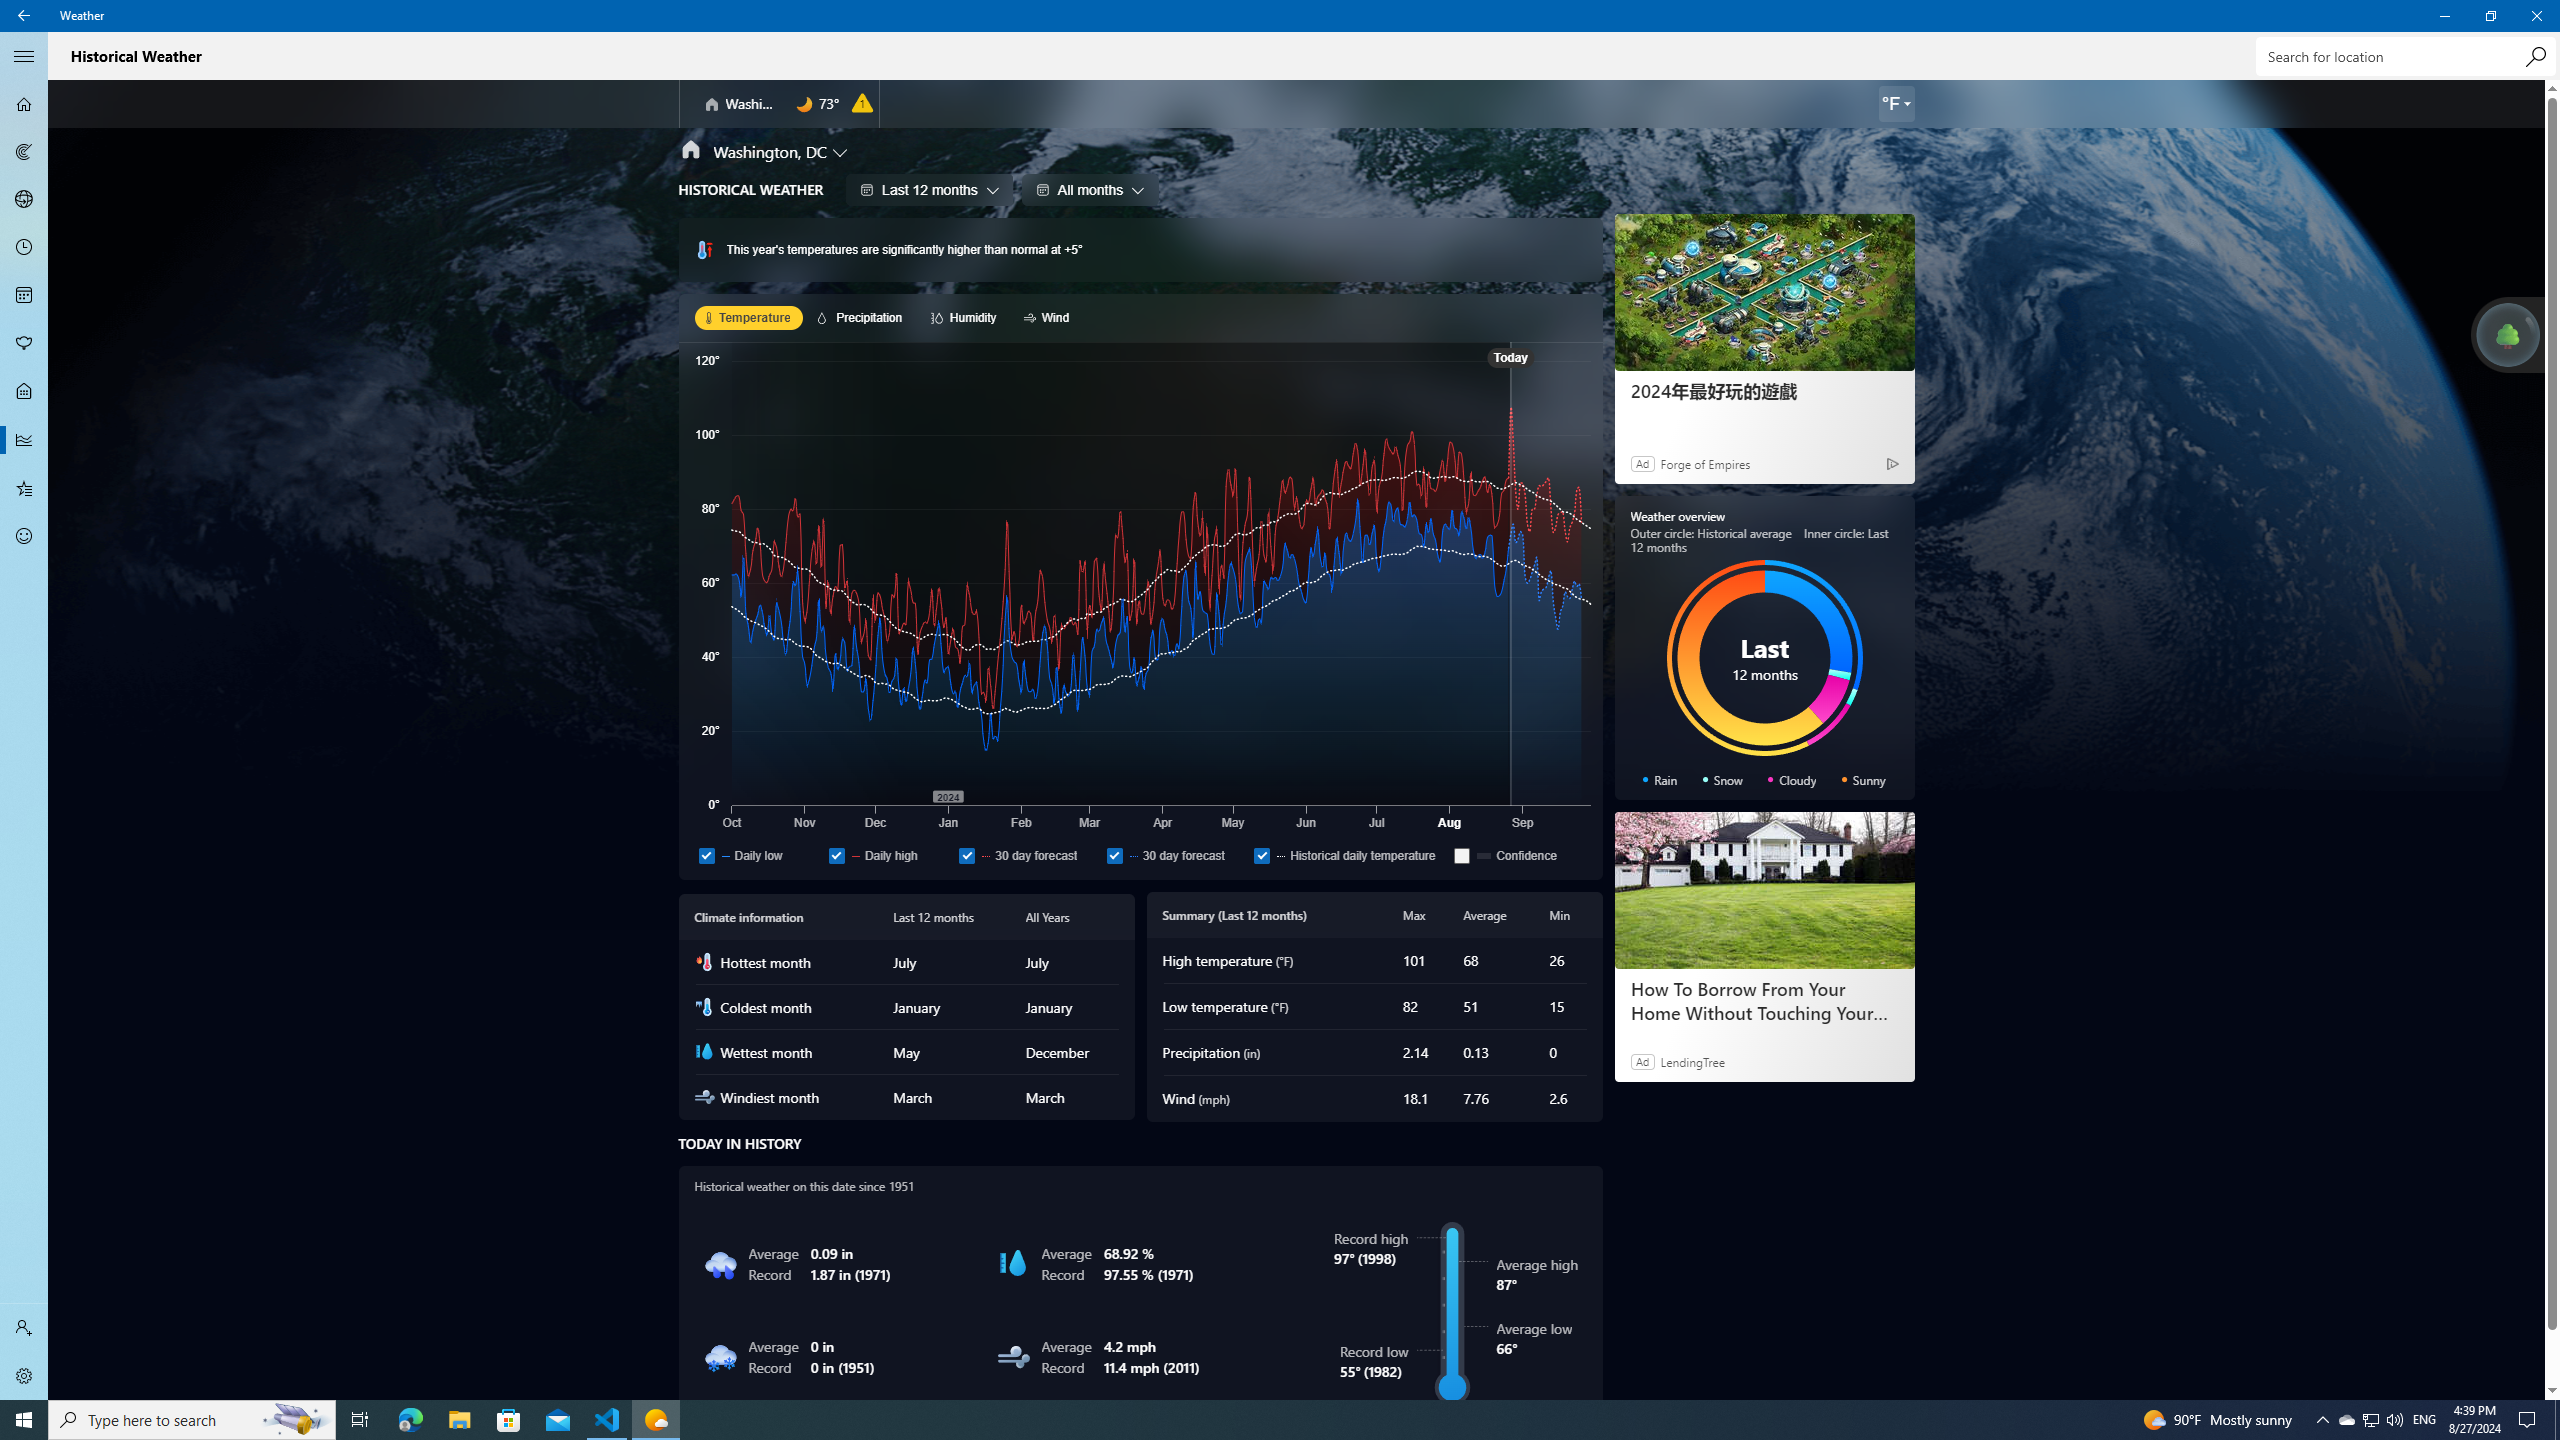 Image resolution: width=2560 pixels, height=1440 pixels. What do you see at coordinates (24, 536) in the screenshot?
I see `'Send Feedback - Not Selected'` at bounding box center [24, 536].